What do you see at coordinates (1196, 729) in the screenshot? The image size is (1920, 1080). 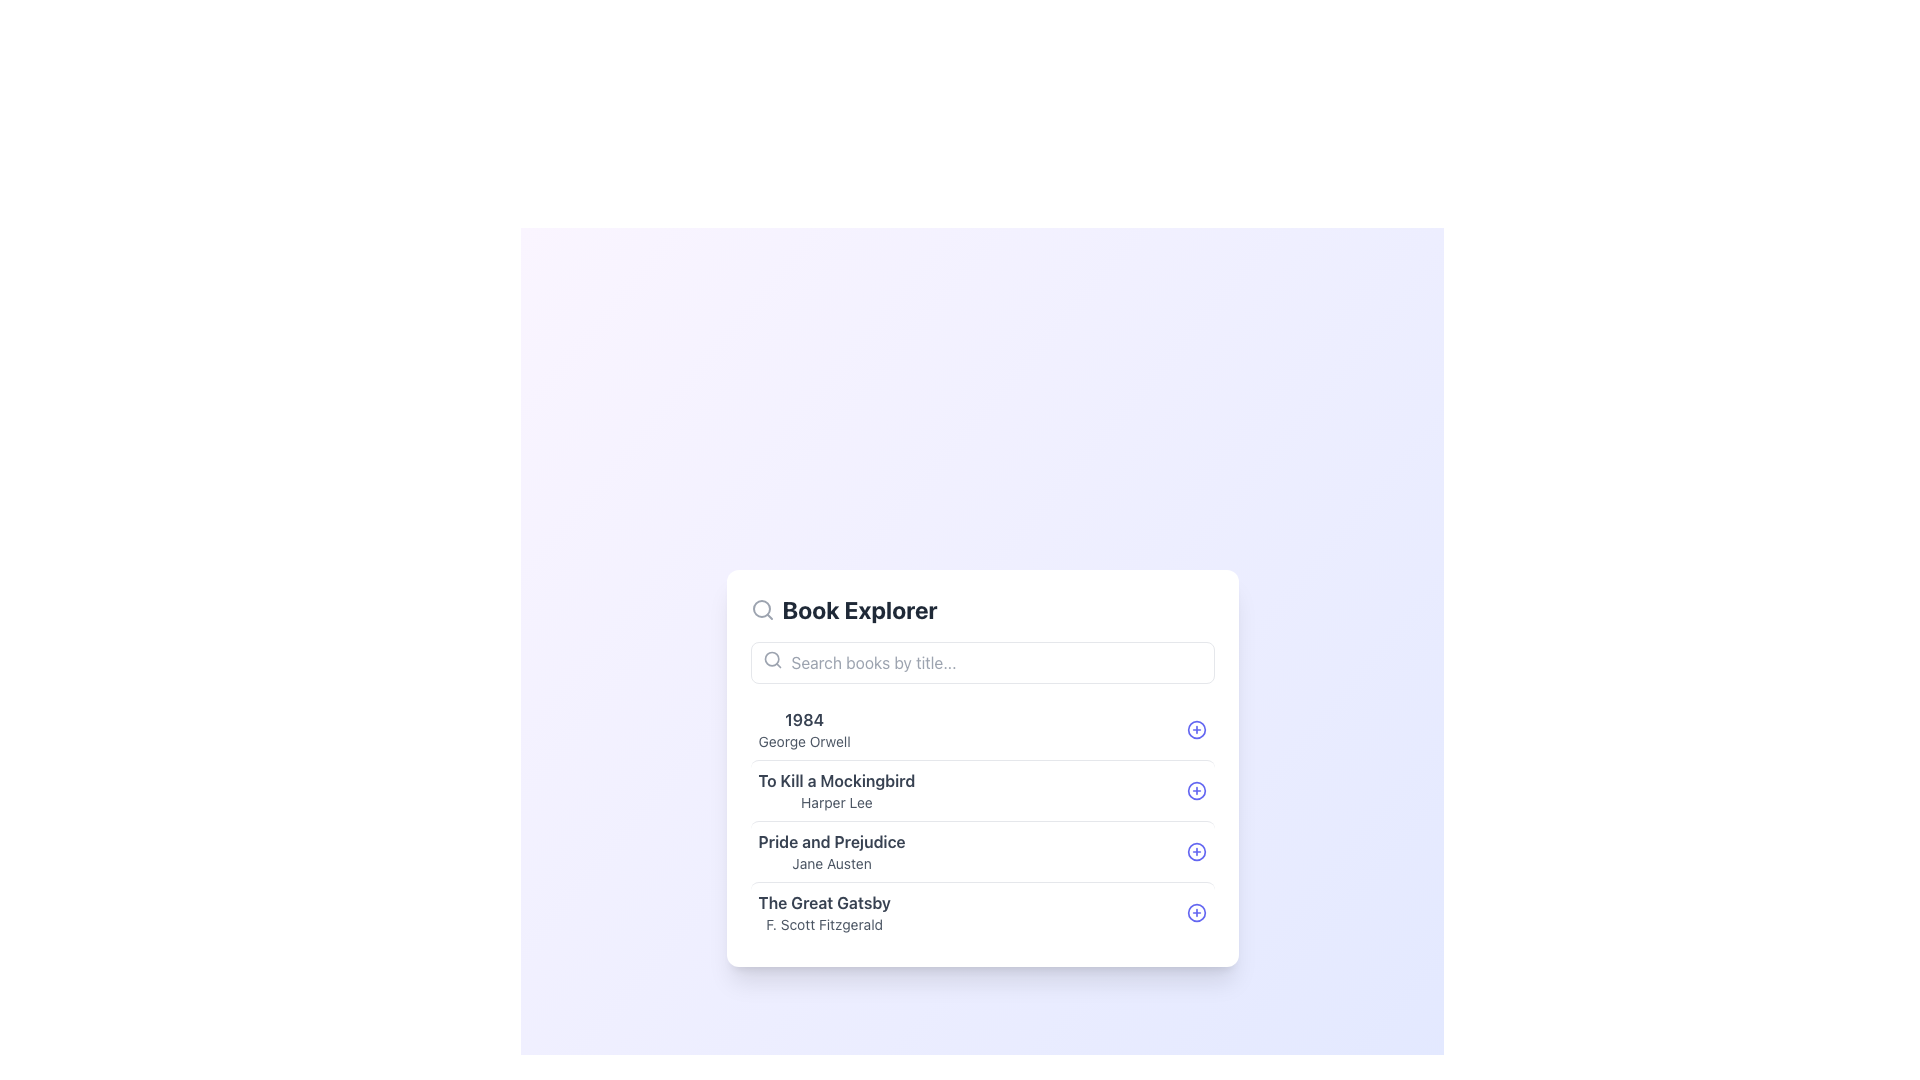 I see `the button-like icon located at the right end of the row containing the text '1984' by George Orwell` at bounding box center [1196, 729].